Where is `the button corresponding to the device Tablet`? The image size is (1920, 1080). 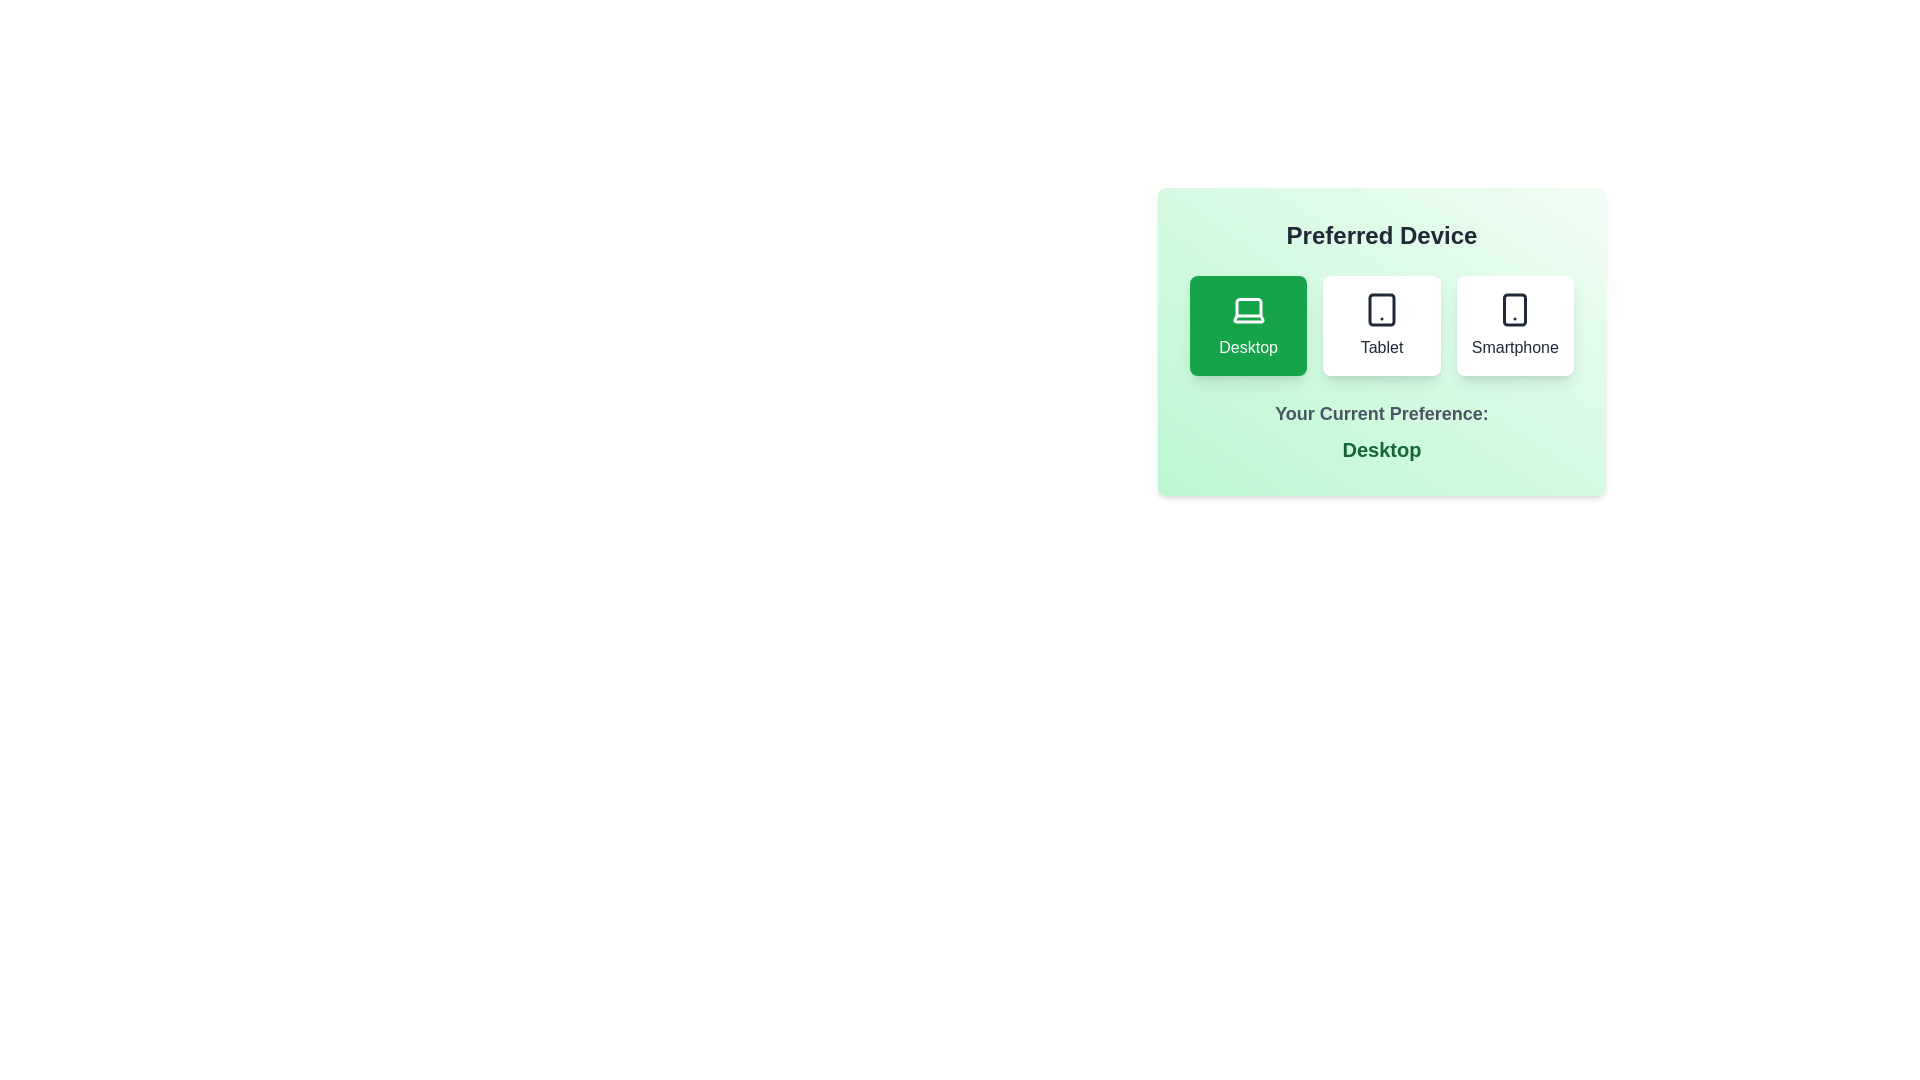 the button corresponding to the device Tablet is located at coordinates (1381, 325).